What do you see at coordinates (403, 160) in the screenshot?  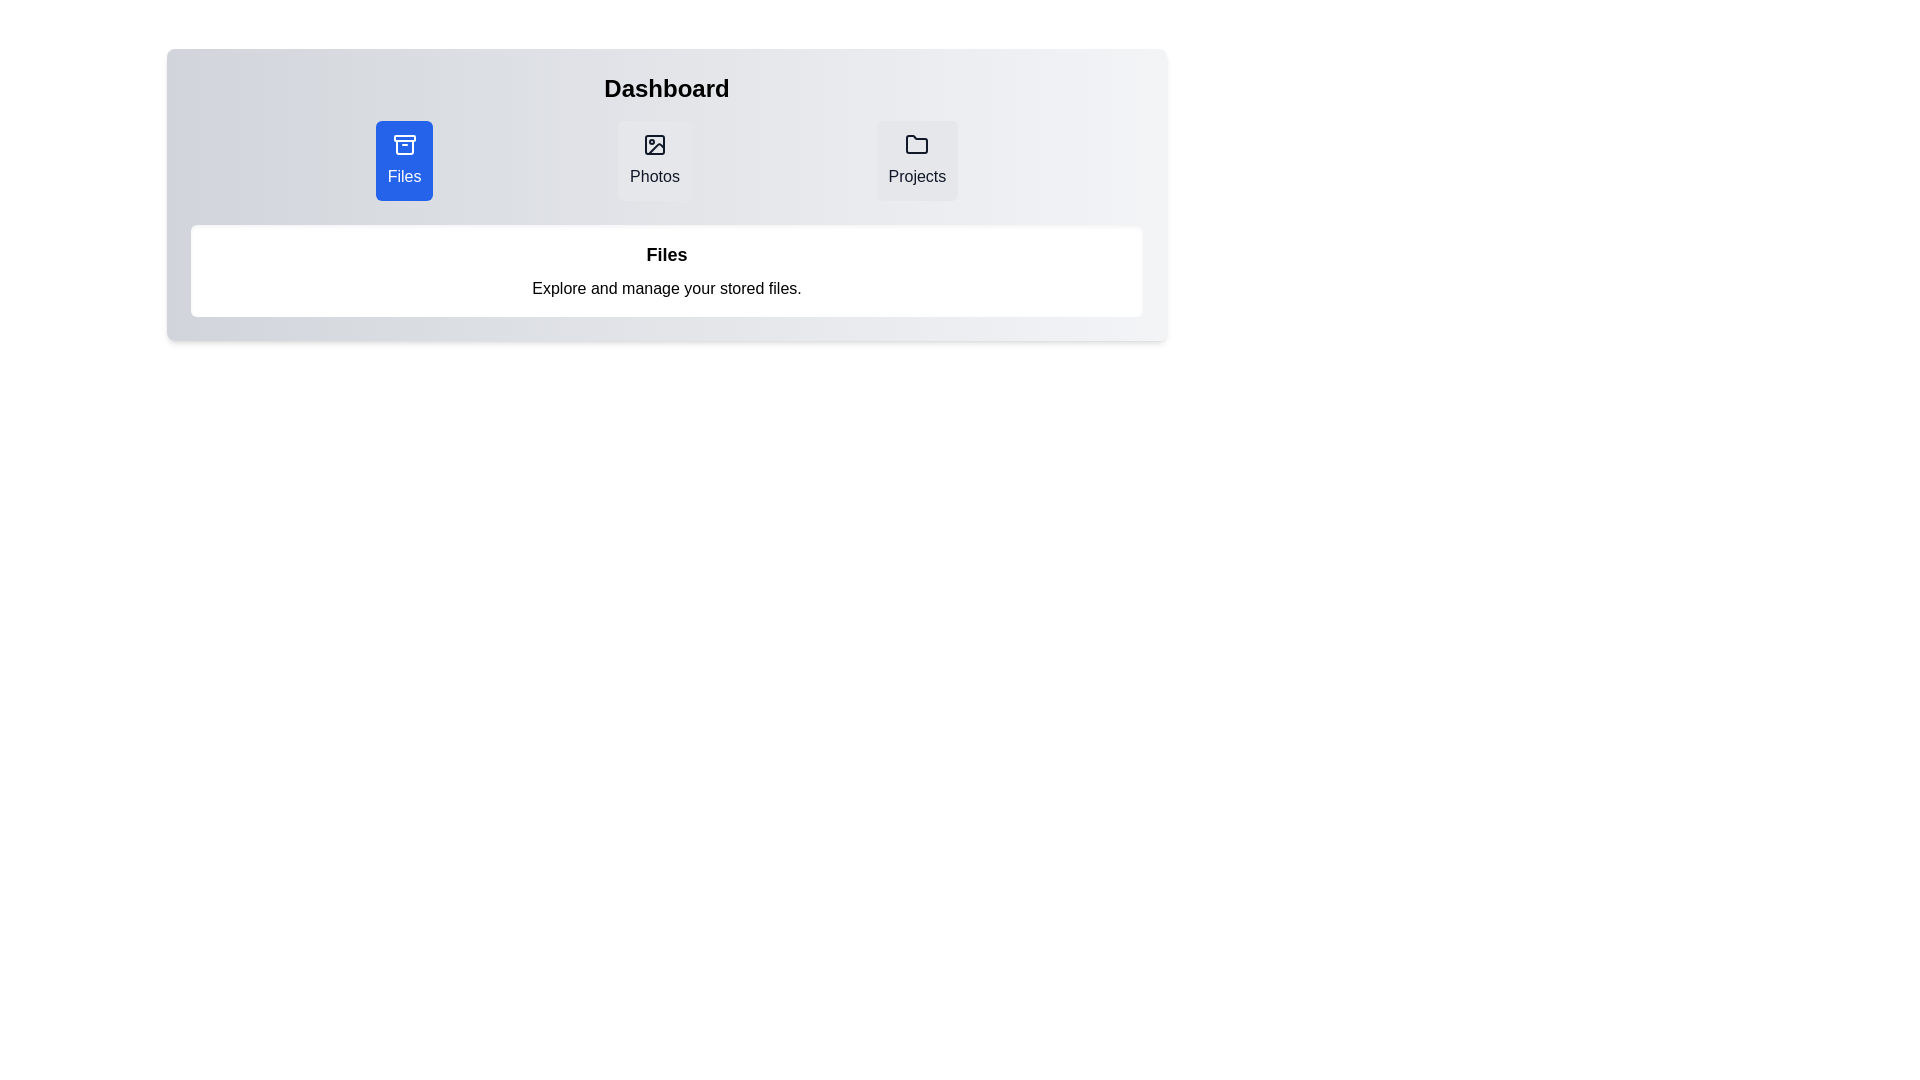 I see `the tab labeled Files to observe its hover effect` at bounding box center [403, 160].